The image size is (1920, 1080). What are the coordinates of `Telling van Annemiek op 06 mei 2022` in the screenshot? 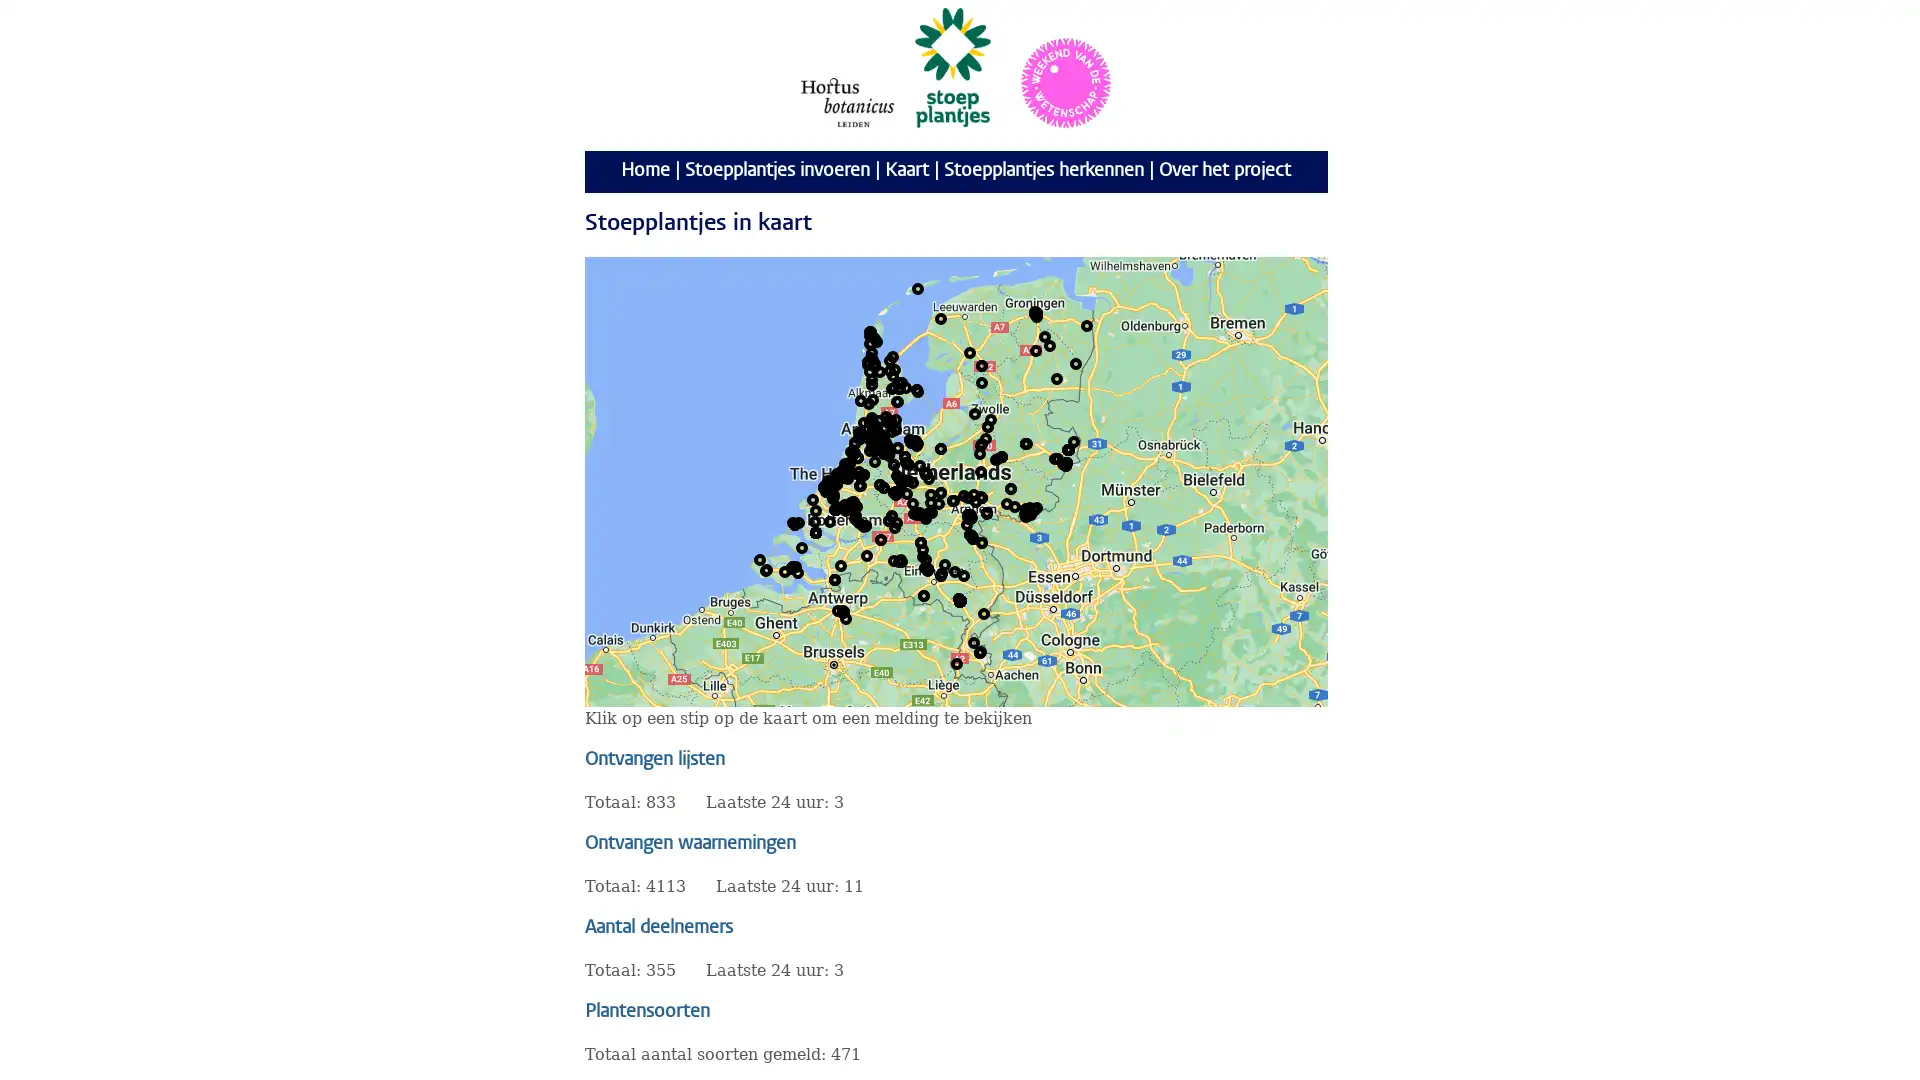 It's located at (831, 486).